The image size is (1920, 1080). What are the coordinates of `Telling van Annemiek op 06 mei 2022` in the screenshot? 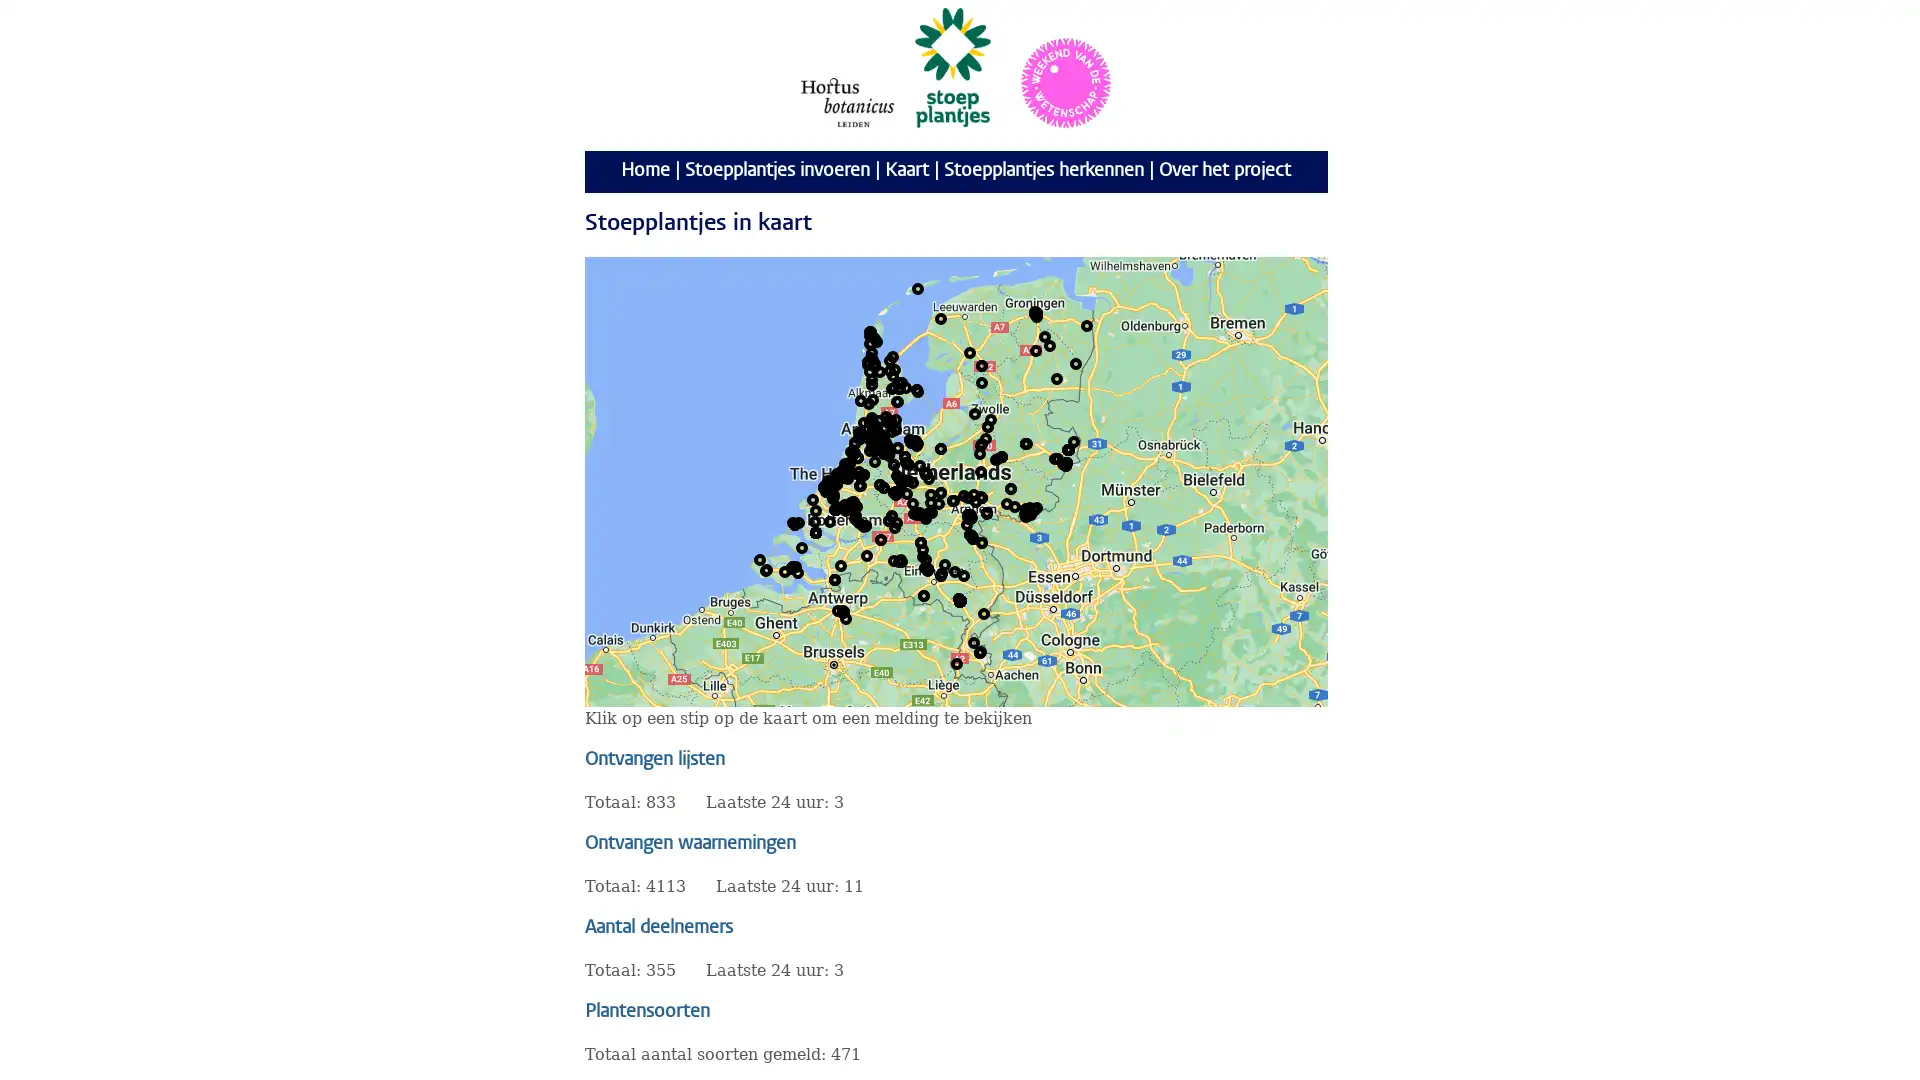 It's located at (831, 486).